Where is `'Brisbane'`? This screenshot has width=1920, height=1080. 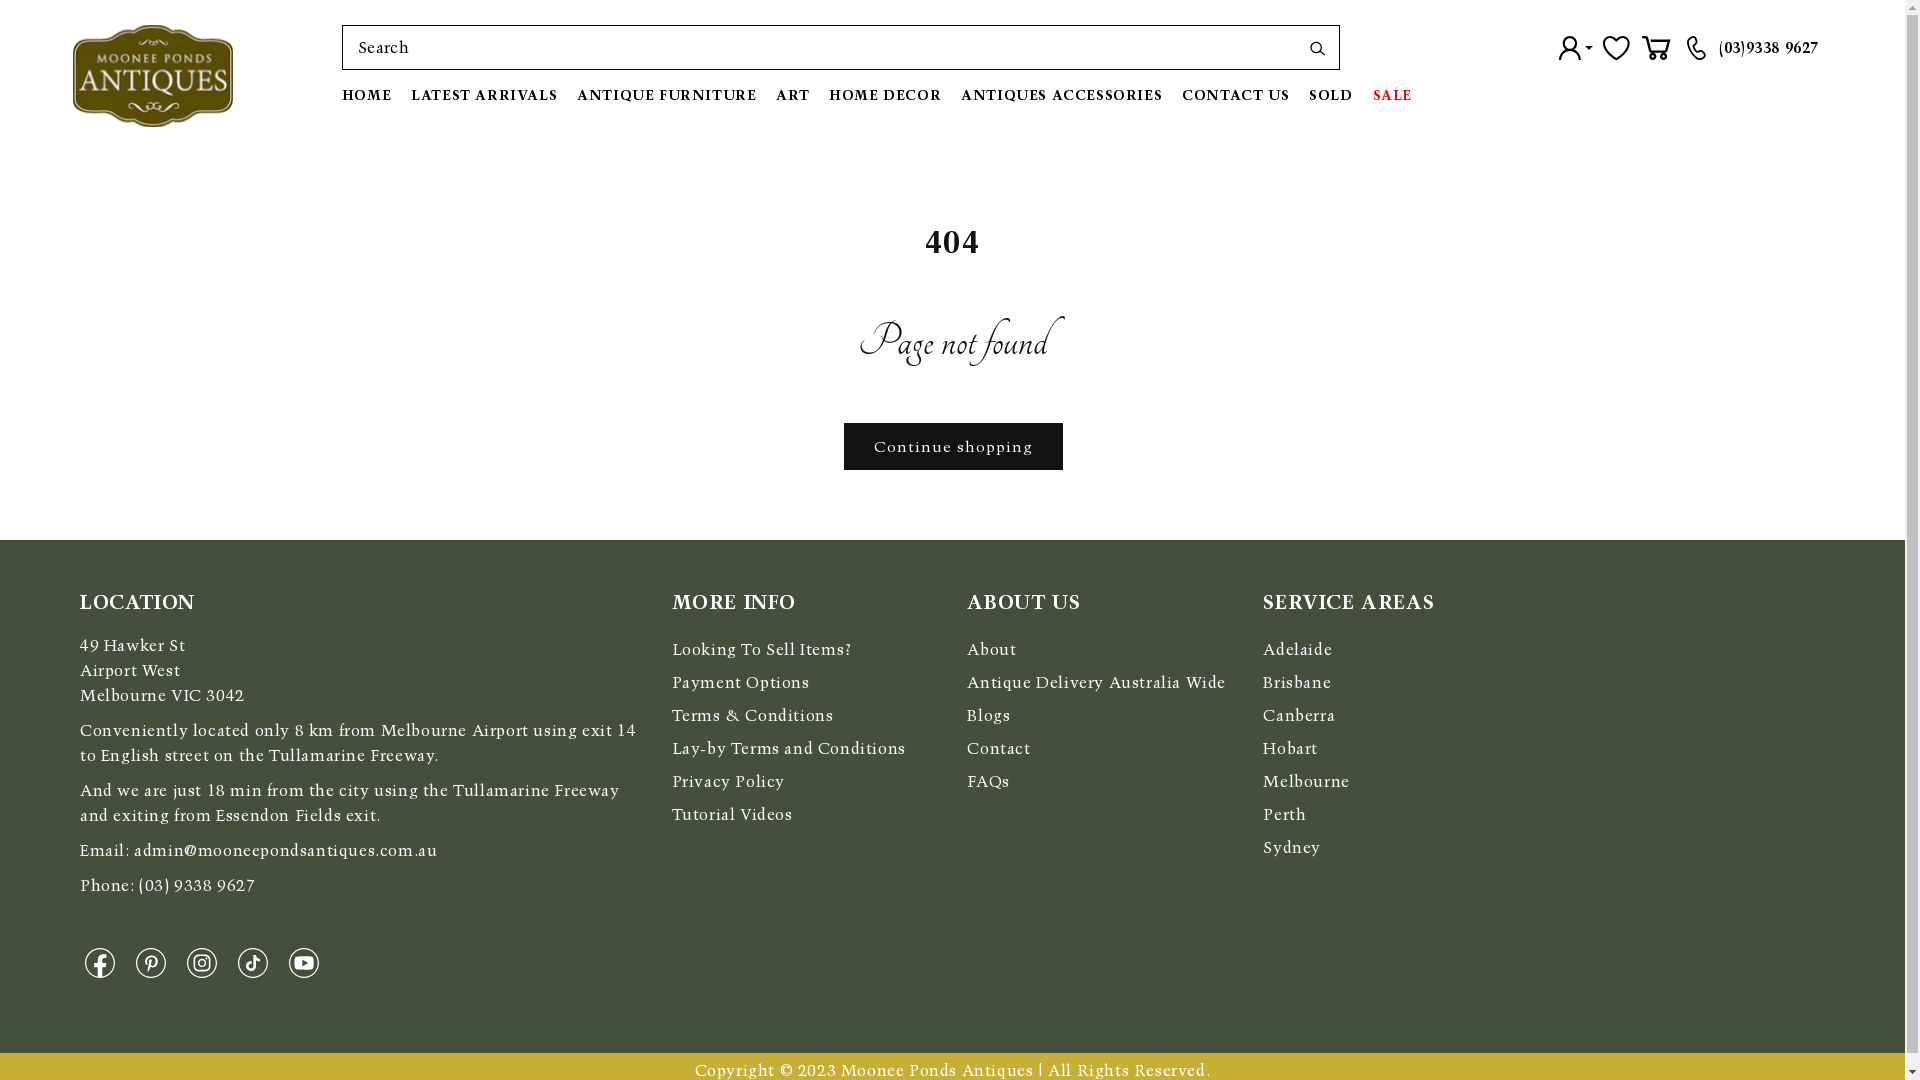
'Brisbane' is located at coordinates (1296, 681).